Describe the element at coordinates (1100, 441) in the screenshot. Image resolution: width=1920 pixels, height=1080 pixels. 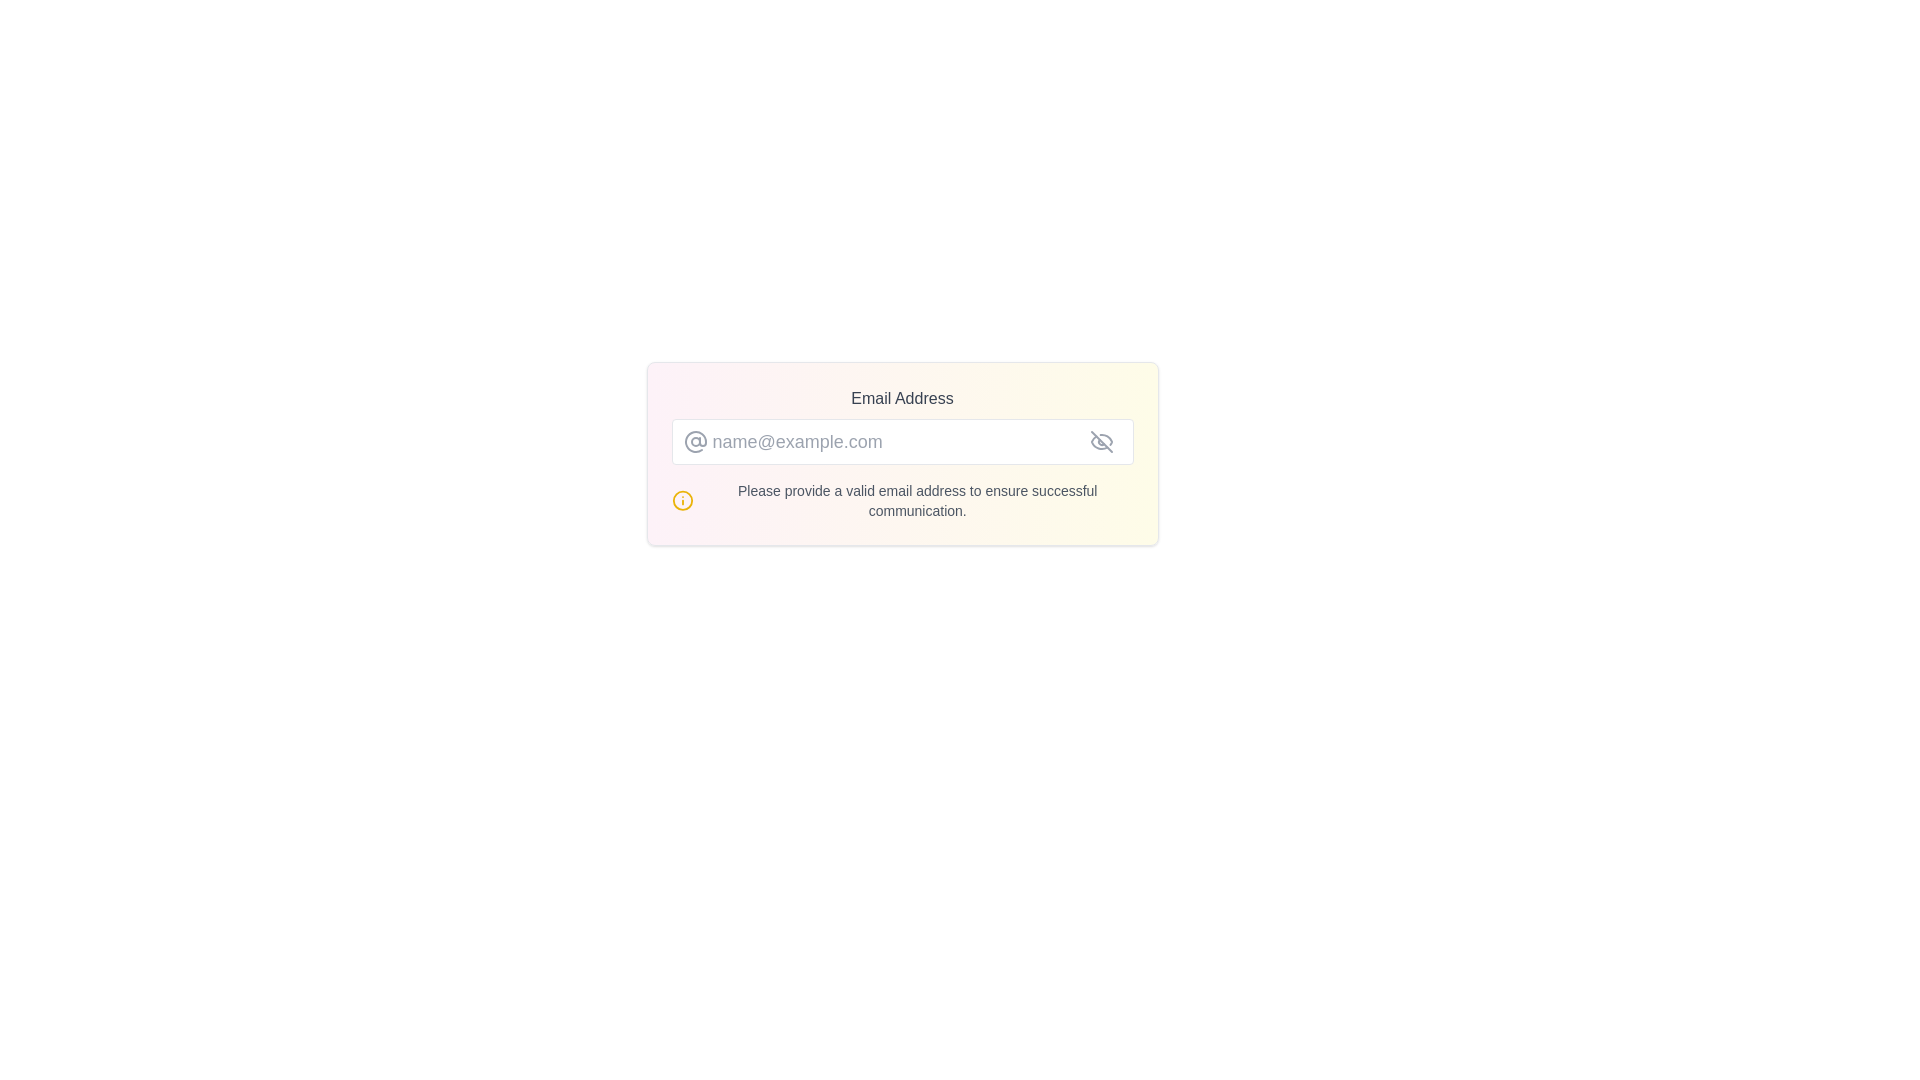
I see `the toggle visibility button located at the right end of the email input field` at that location.